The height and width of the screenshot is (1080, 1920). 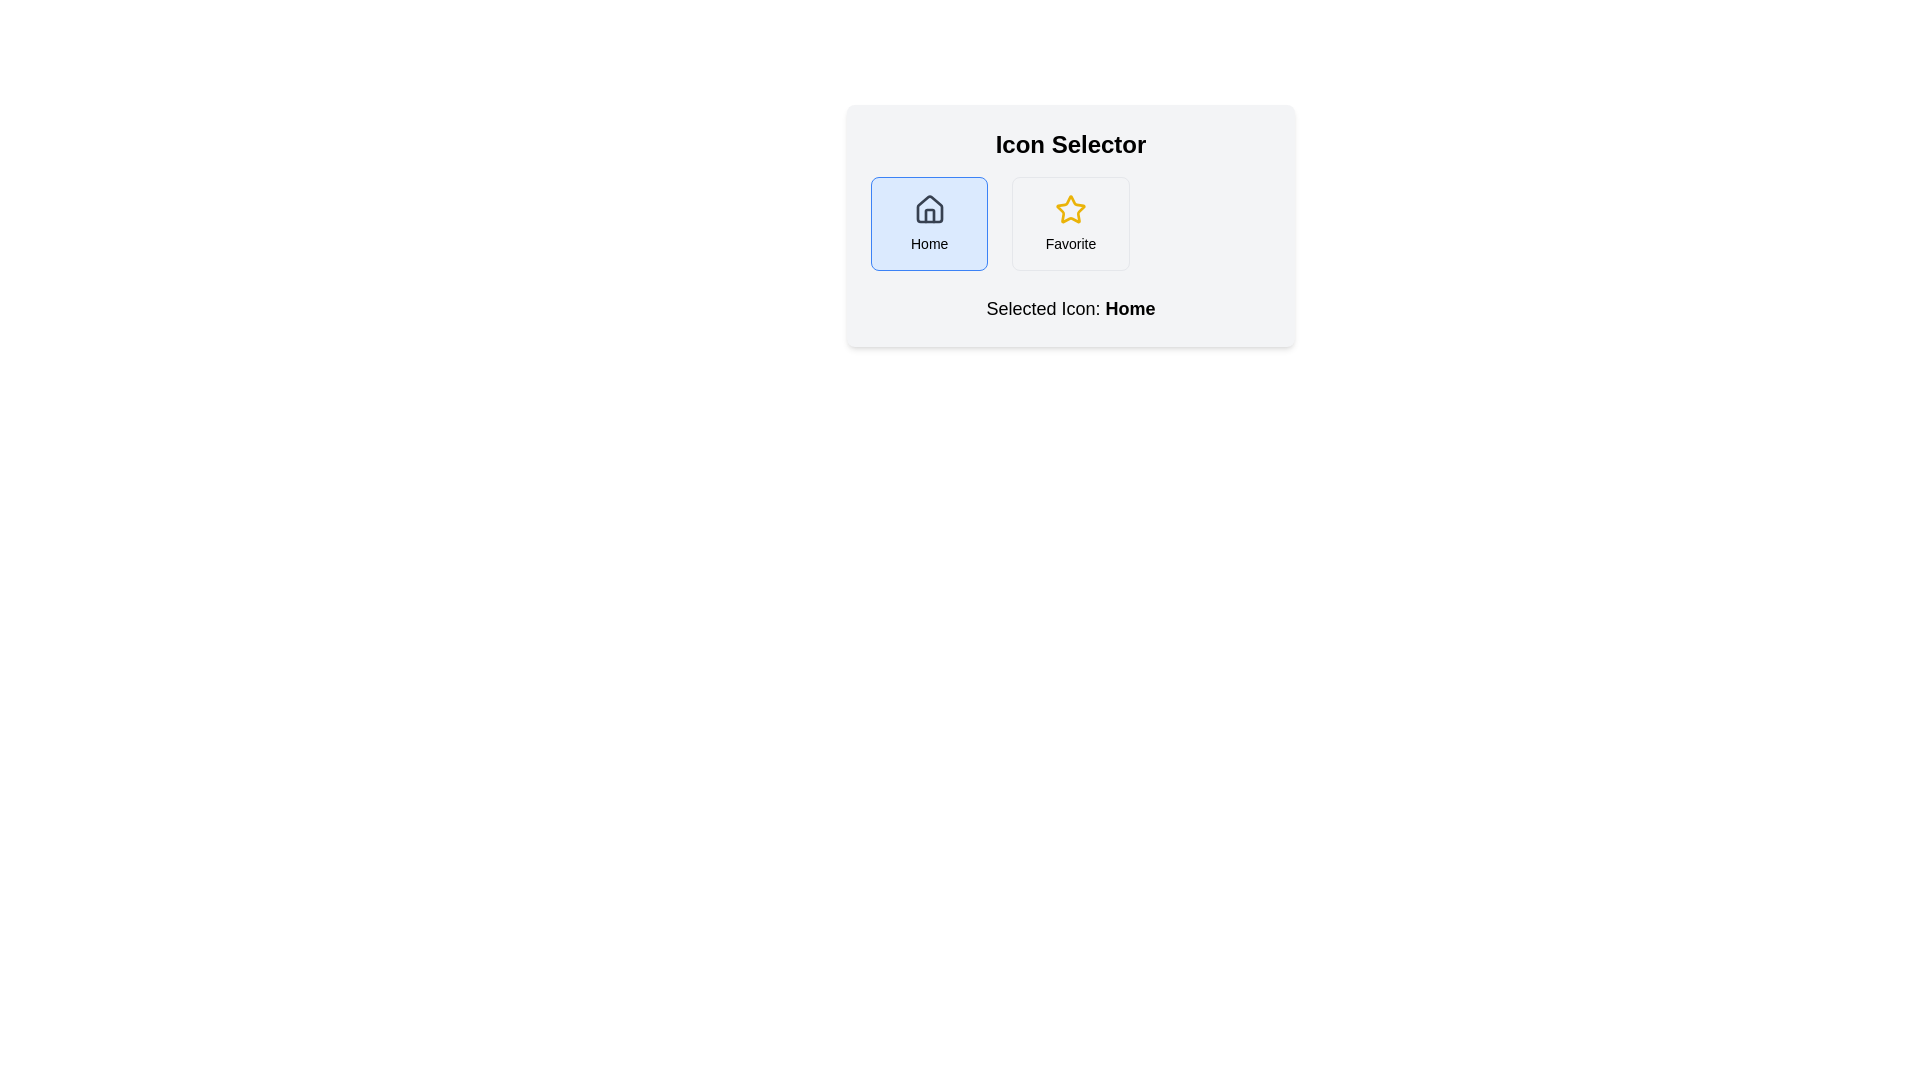 I want to click on the text display that shows the currently selected icon's label, which reads 'Selected Icon: Home', located below the 'Home' and 'Favorite' icon buttons, so click(x=1130, y=308).